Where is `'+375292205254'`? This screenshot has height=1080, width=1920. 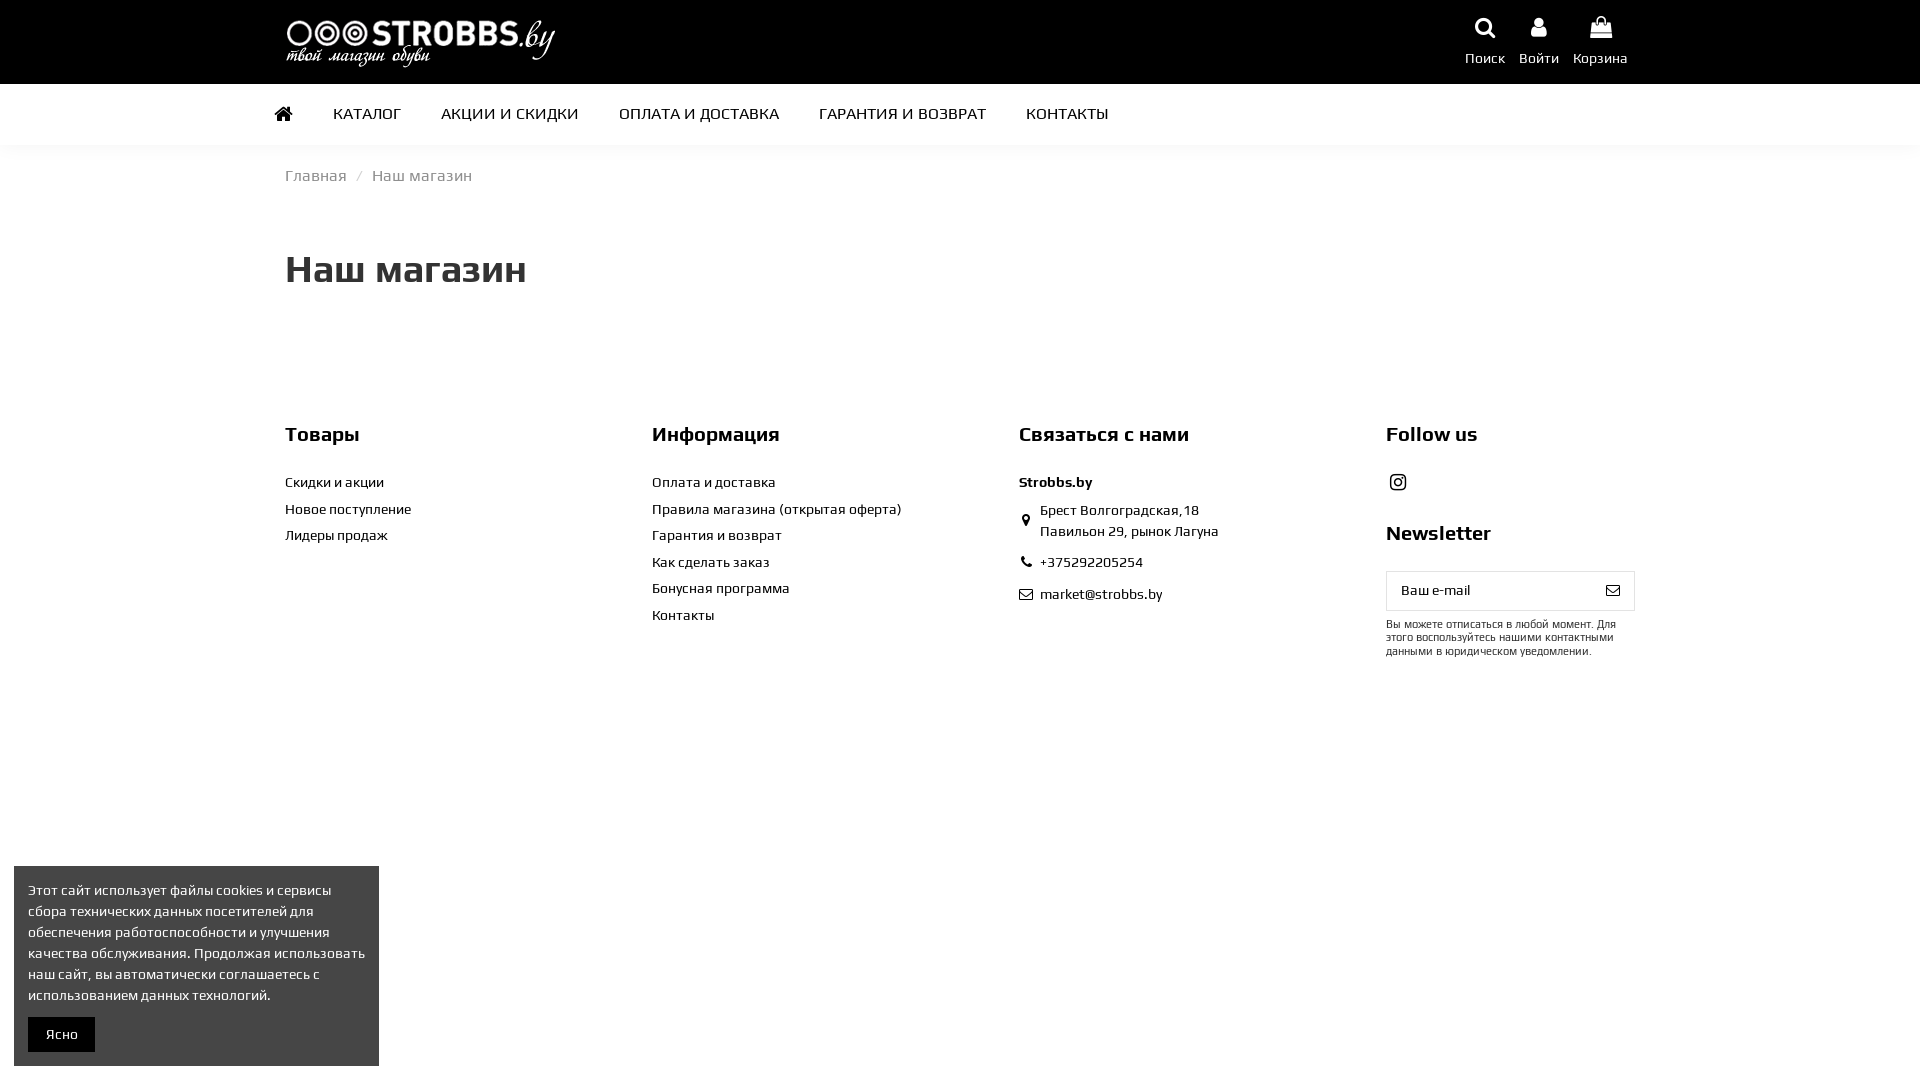 '+375292205254' is located at coordinates (1090, 562).